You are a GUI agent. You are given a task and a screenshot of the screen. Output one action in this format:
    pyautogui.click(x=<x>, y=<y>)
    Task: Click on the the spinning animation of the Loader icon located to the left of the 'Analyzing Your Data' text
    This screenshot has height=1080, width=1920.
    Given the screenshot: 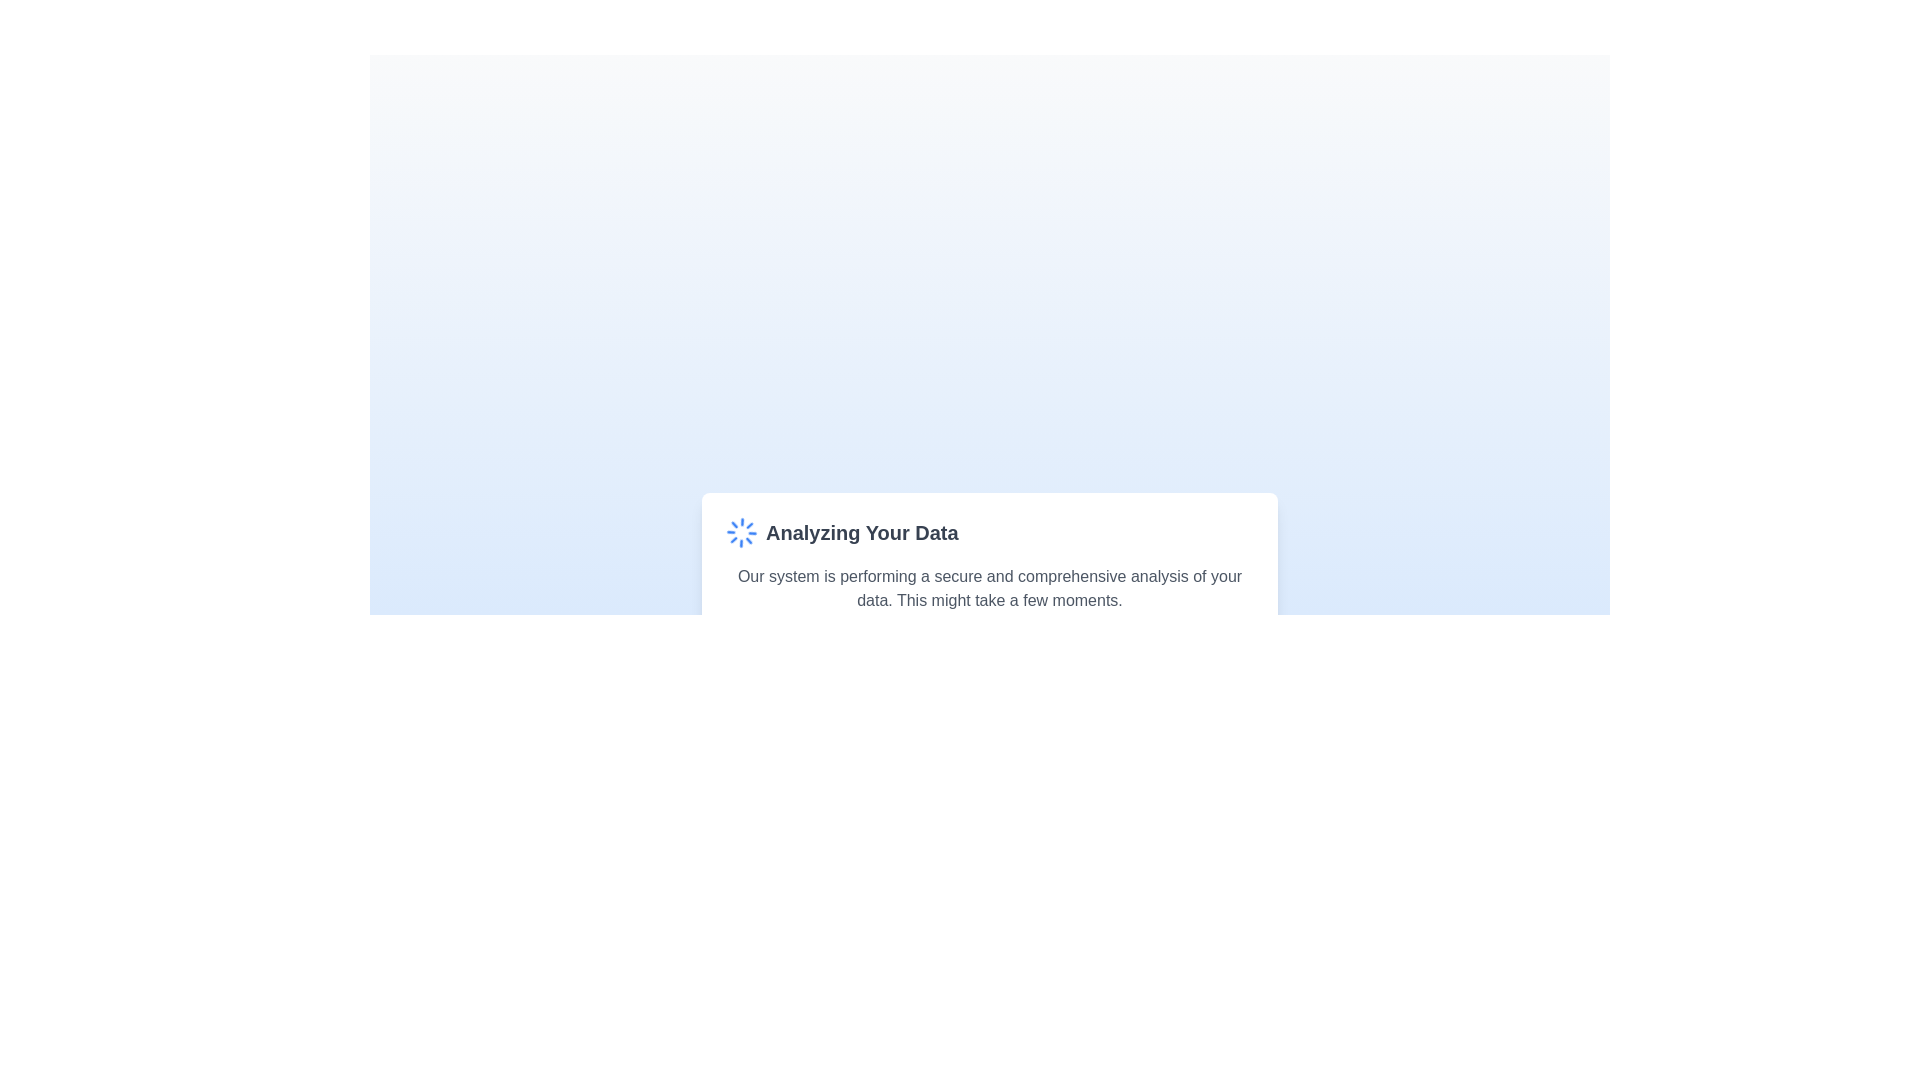 What is the action you would take?
    pyautogui.click(x=741, y=531)
    